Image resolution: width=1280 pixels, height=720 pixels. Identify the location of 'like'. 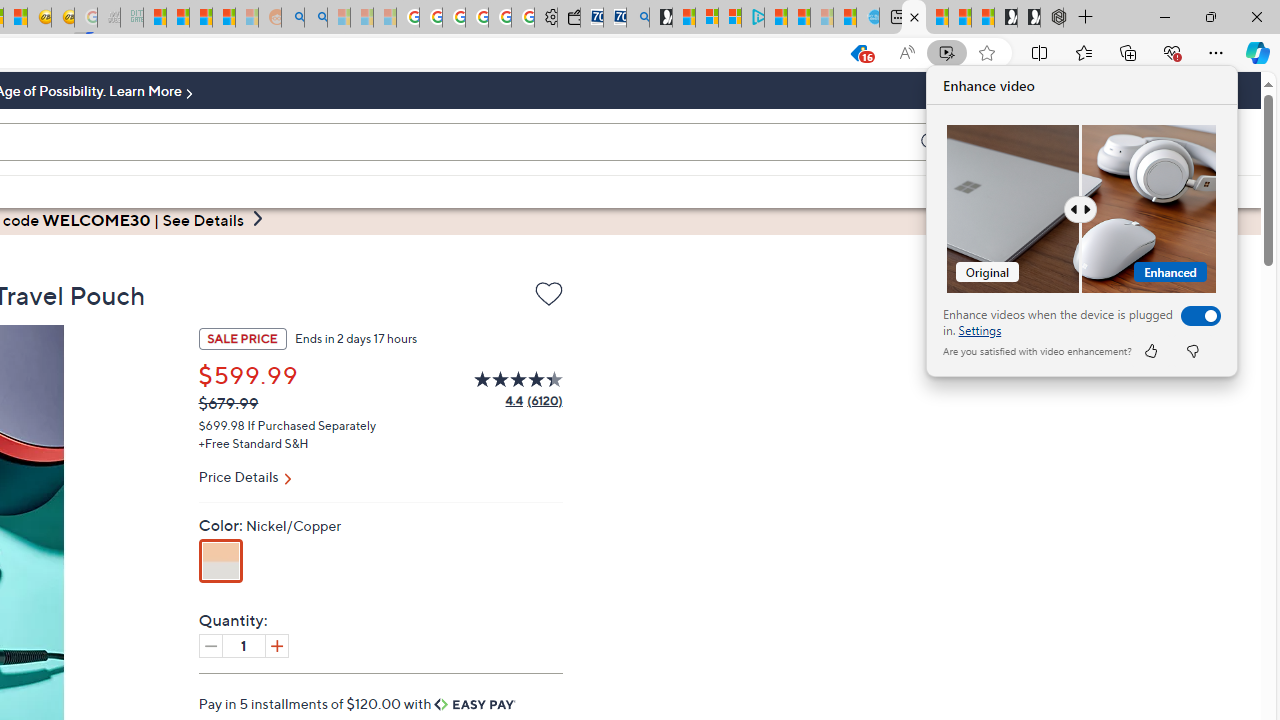
(1150, 350).